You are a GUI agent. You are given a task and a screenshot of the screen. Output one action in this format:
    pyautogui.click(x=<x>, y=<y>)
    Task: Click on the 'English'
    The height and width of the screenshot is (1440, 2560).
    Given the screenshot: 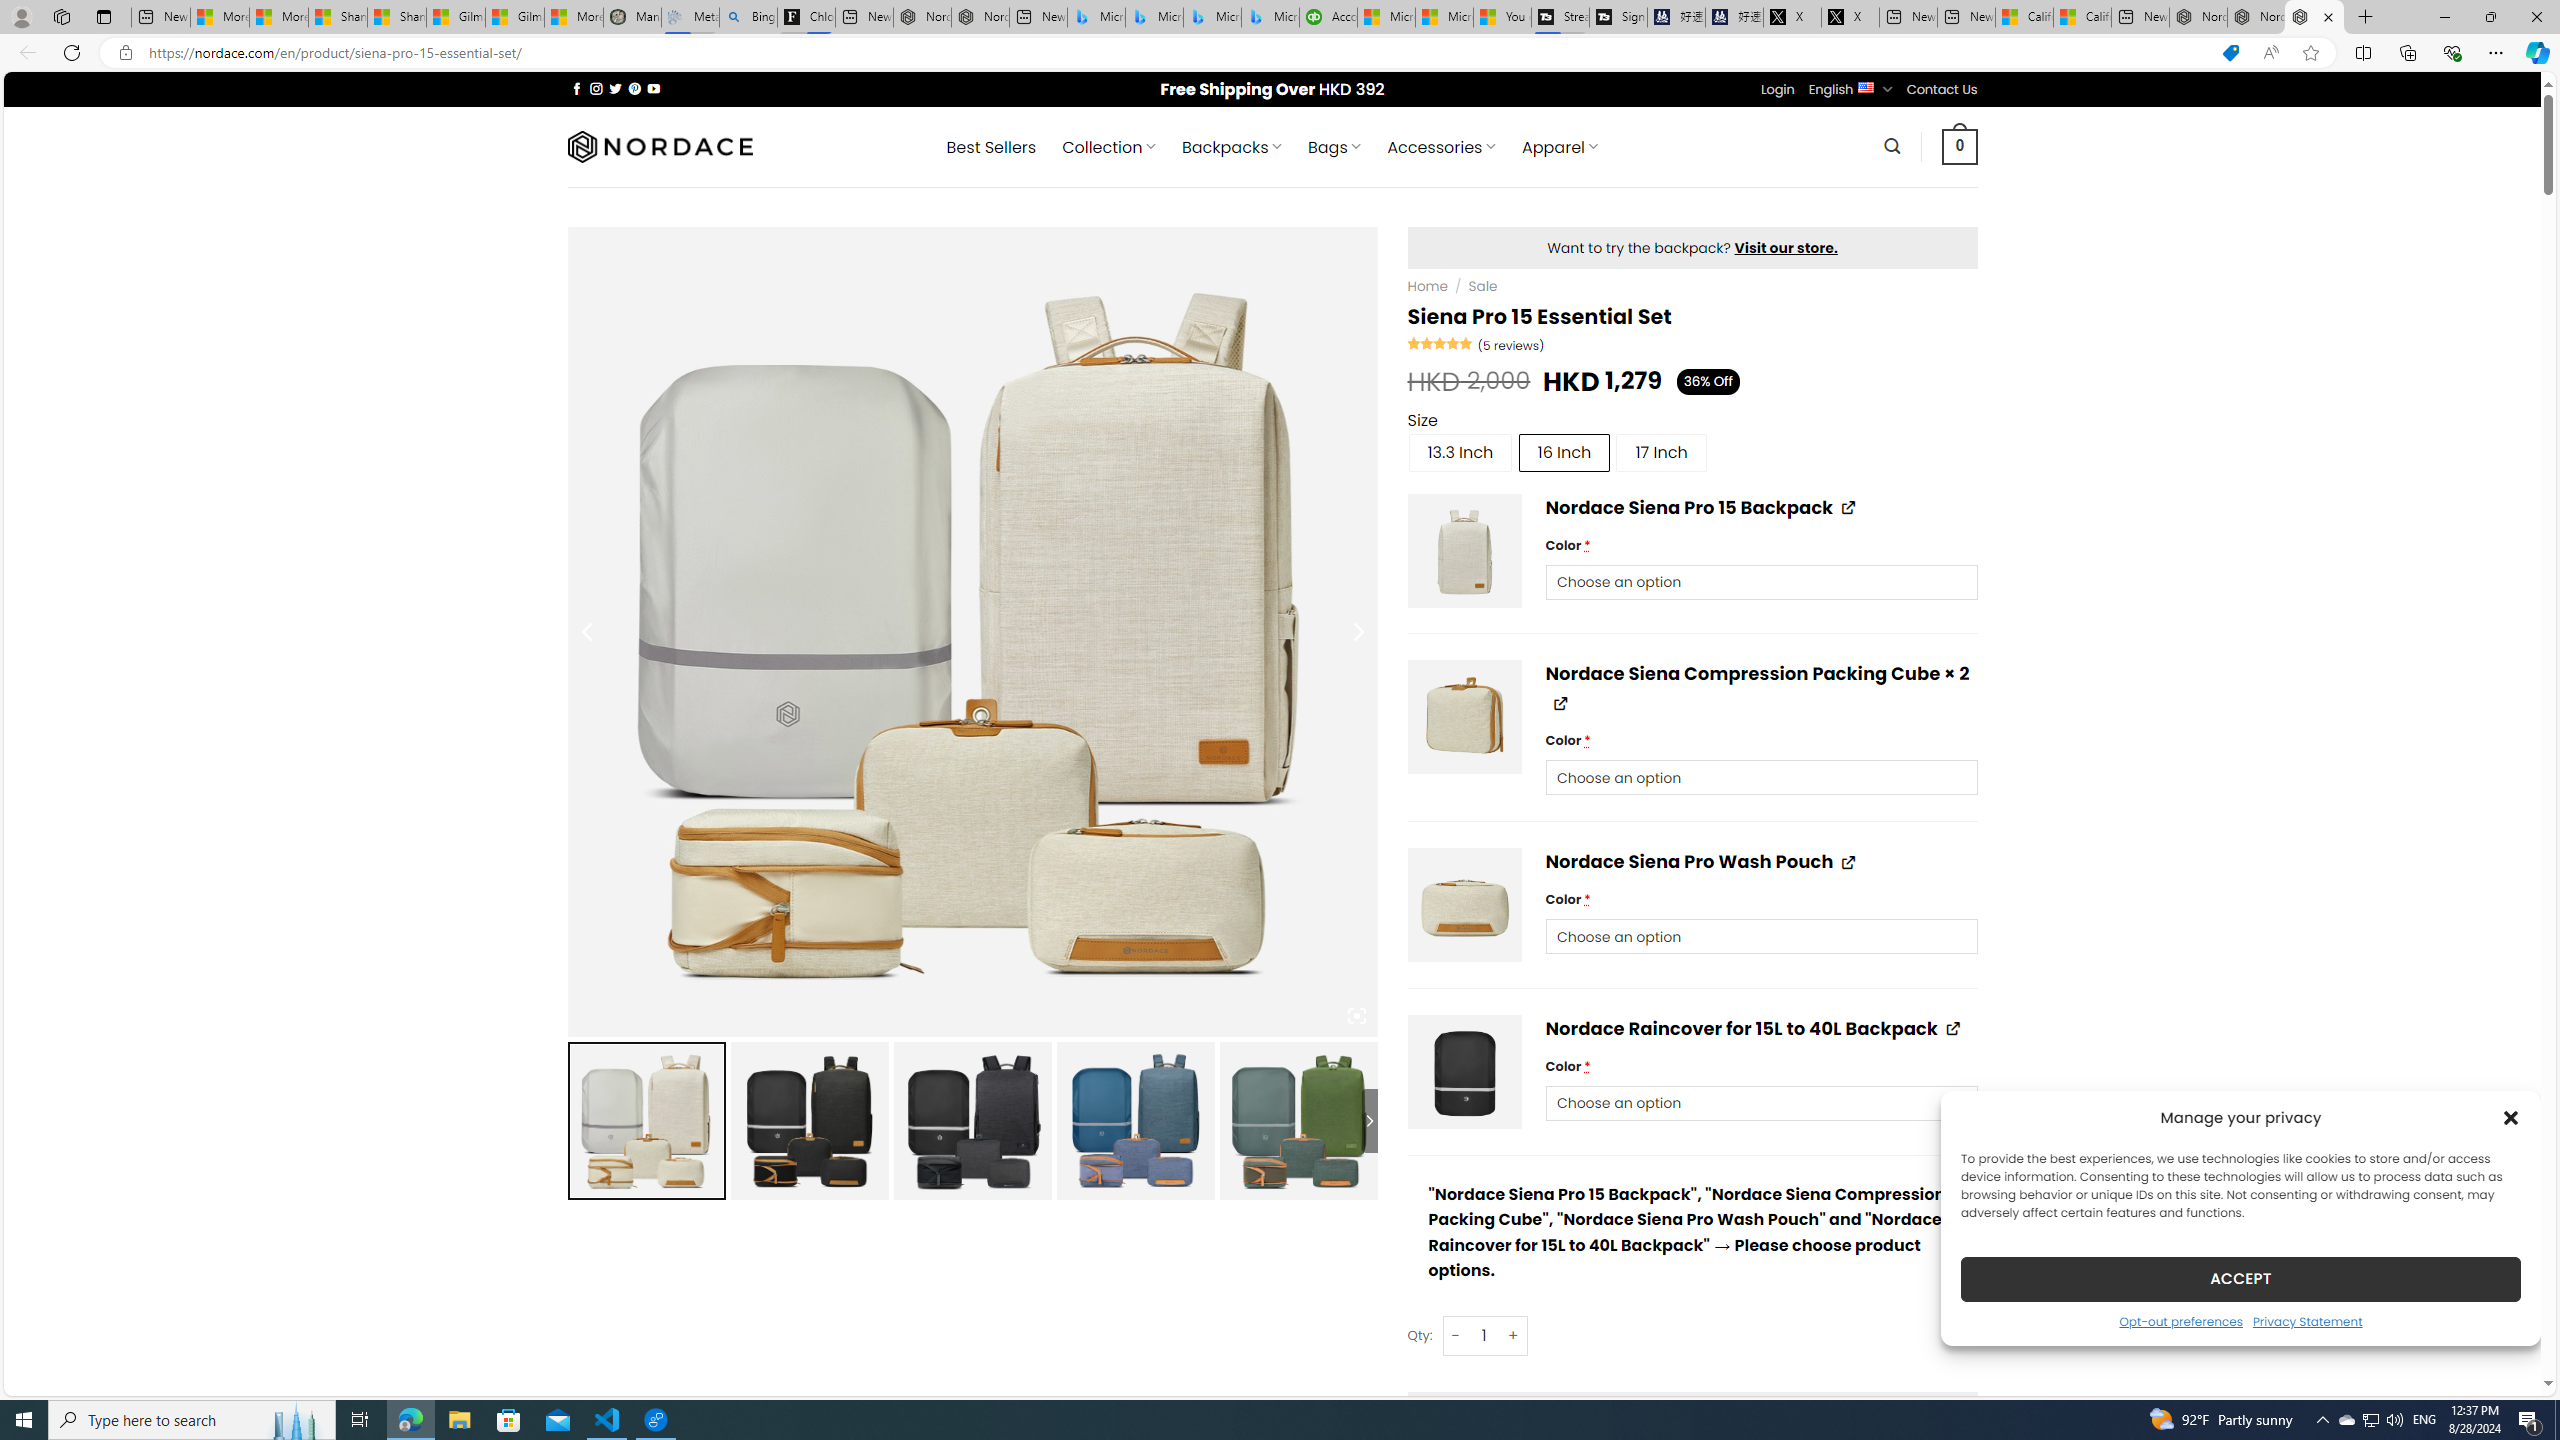 What is the action you would take?
    pyautogui.click(x=1866, y=87)
    